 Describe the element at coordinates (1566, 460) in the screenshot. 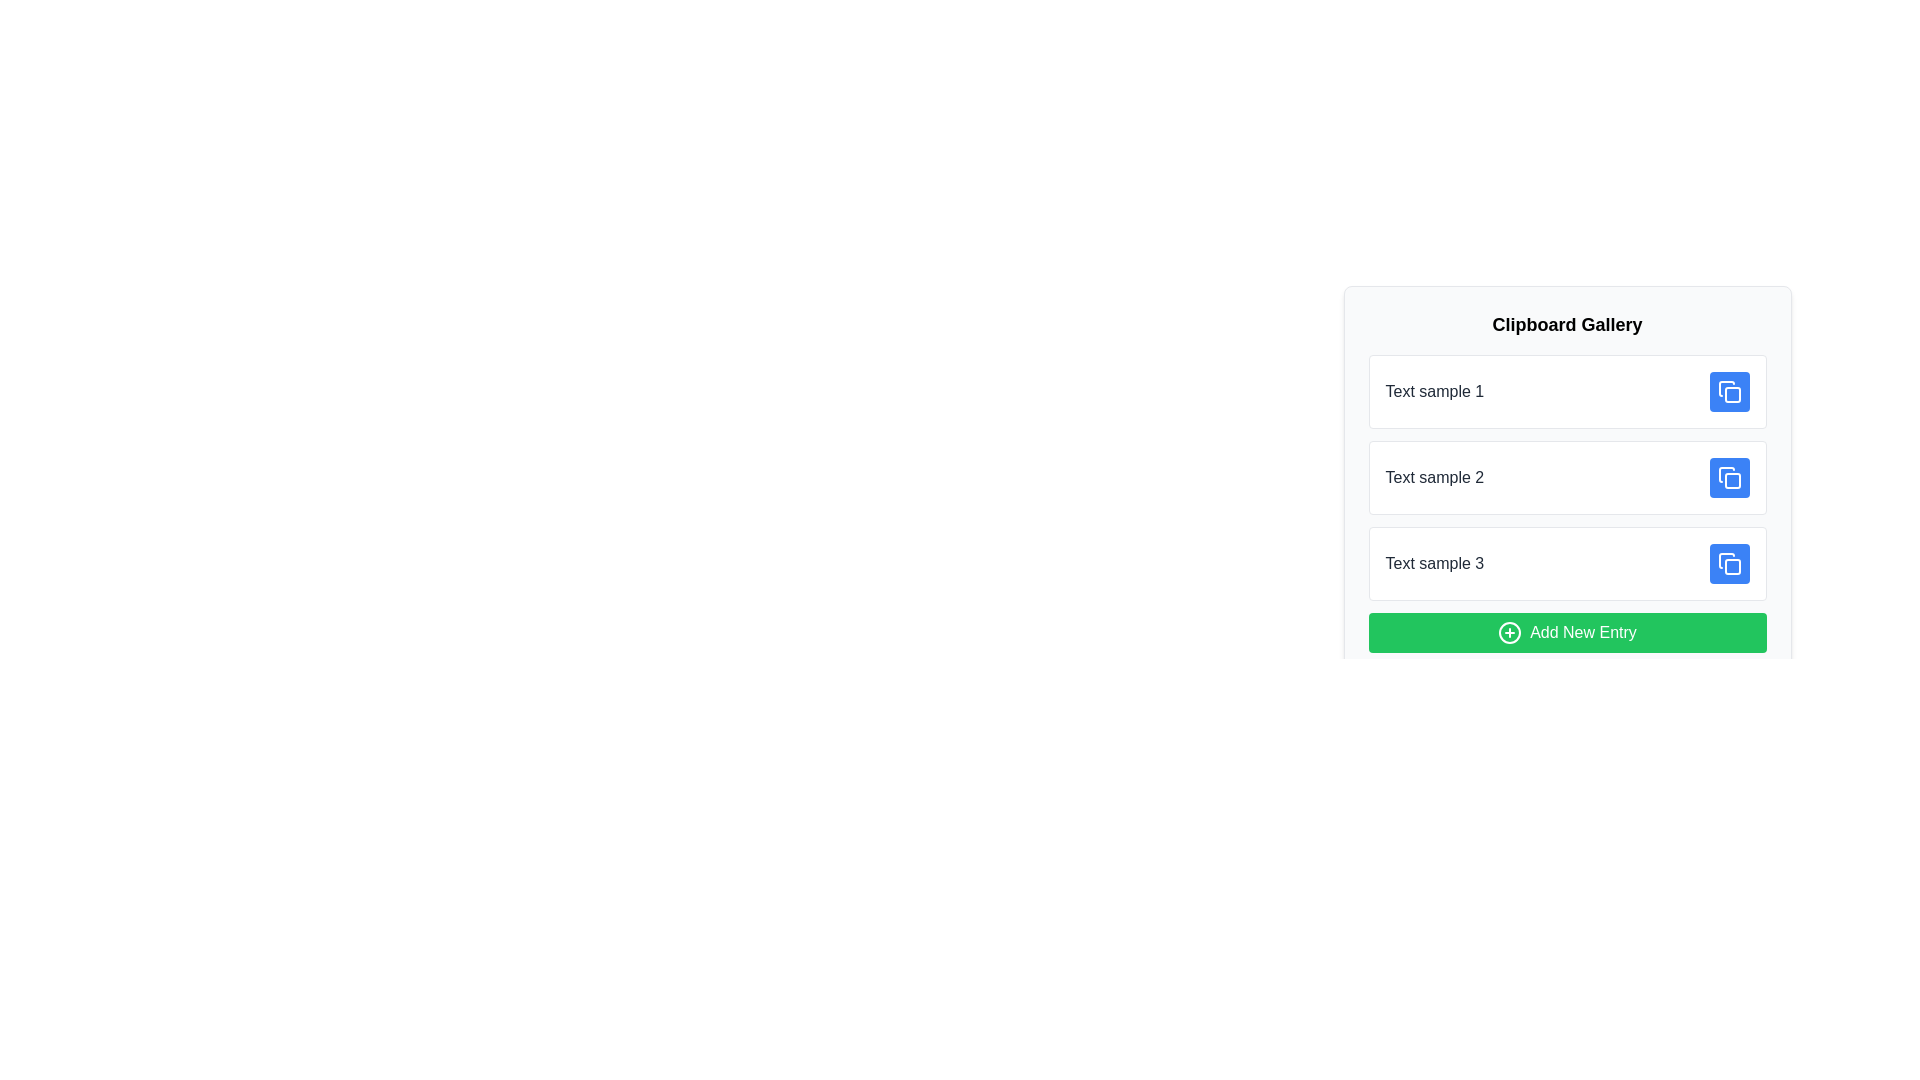

I see `the entry labeled 'Text sample 2'` at that location.